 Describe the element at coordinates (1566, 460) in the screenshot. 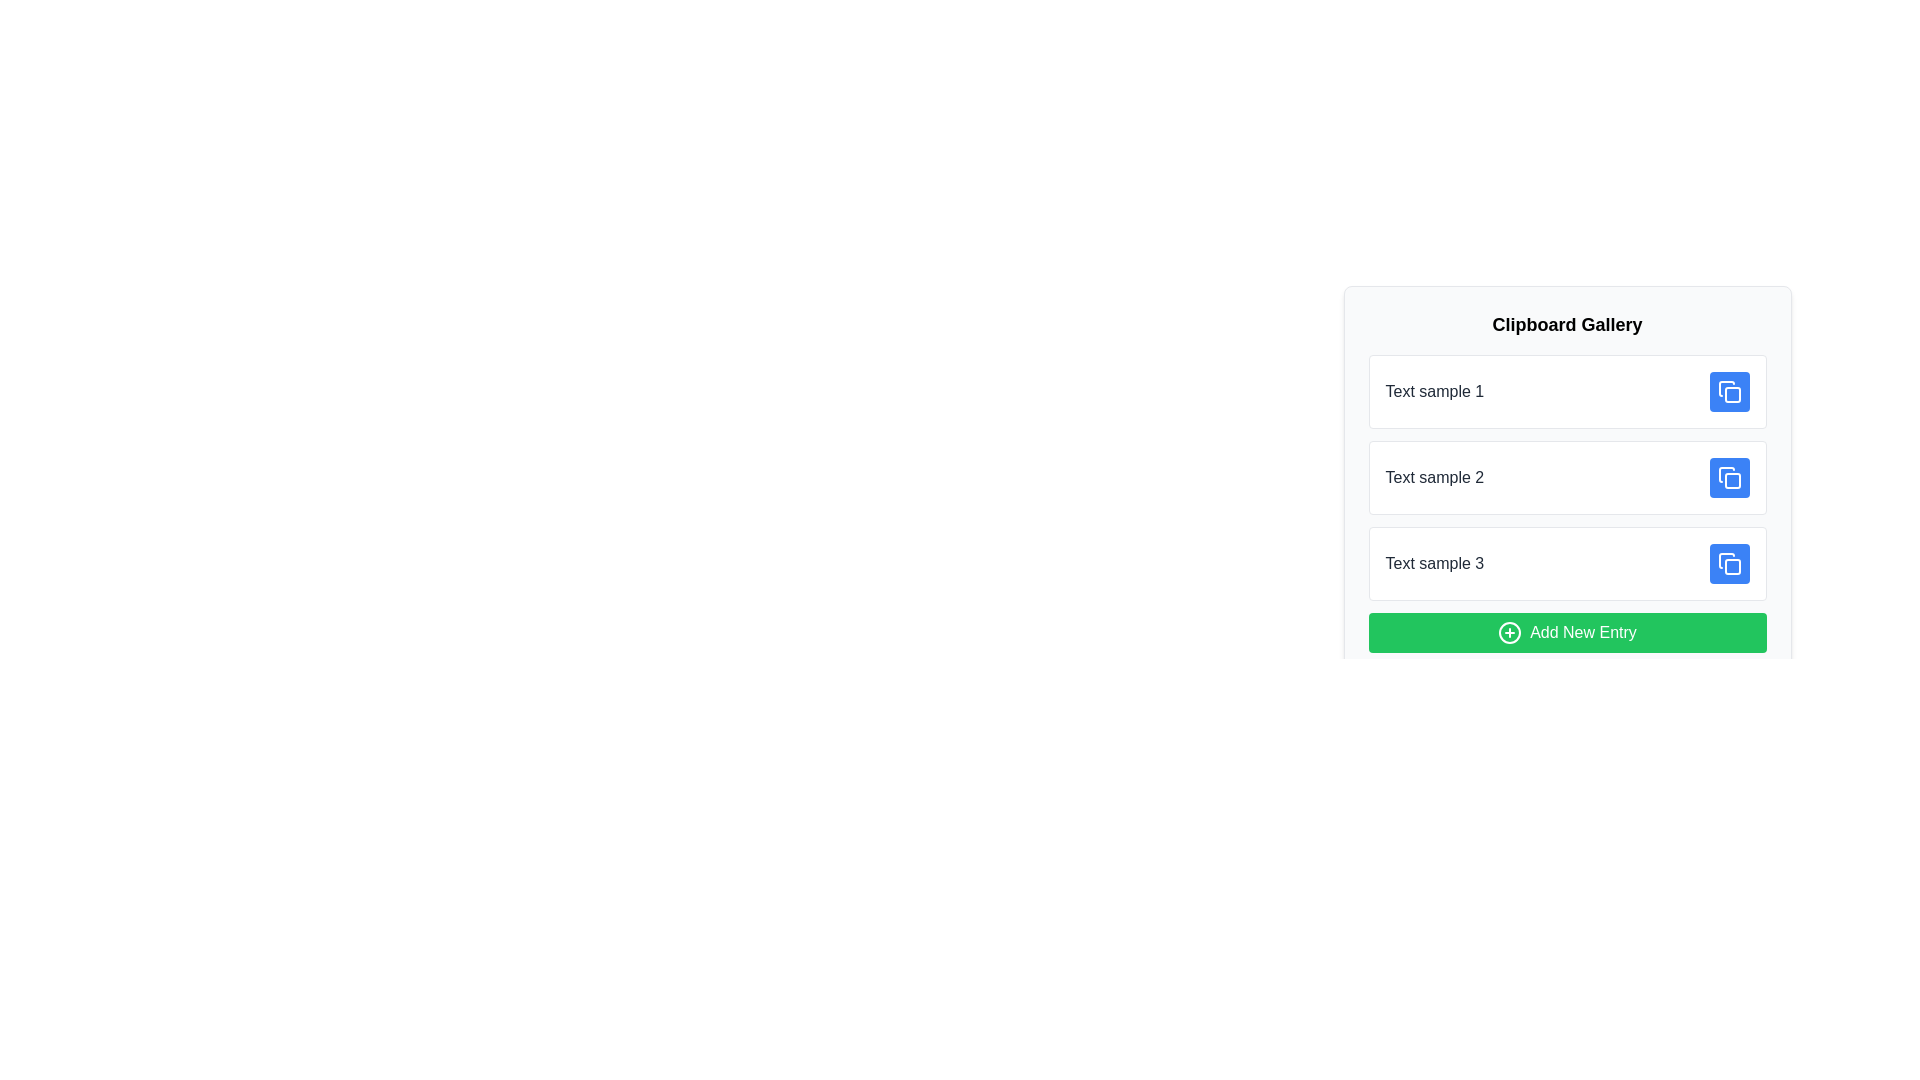

I see `the entry labeled 'Text sample 2'` at that location.